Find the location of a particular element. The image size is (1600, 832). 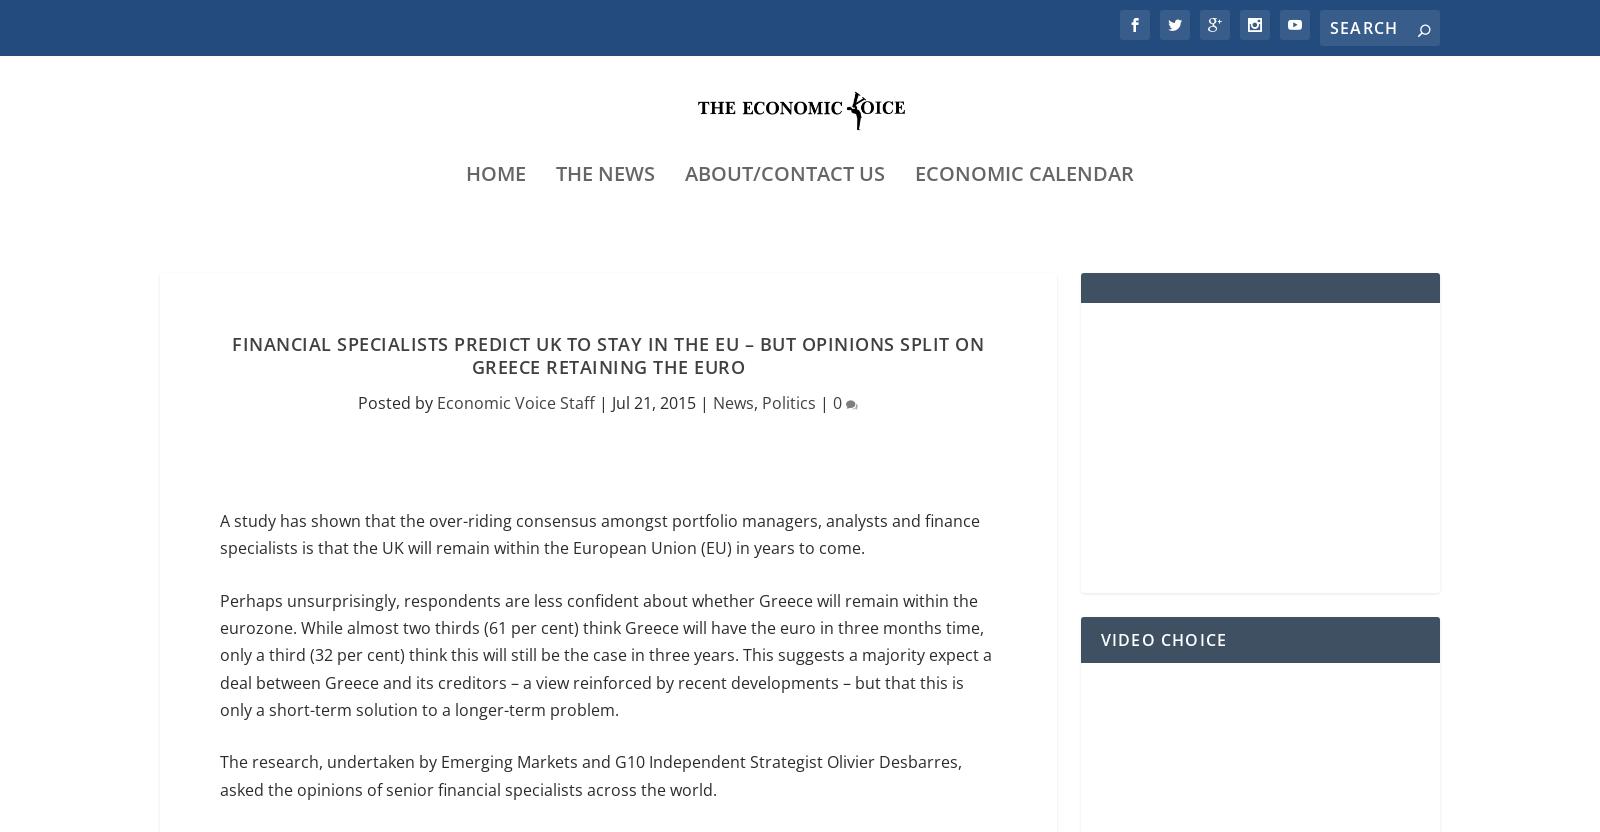

'About/Contact Us' is located at coordinates (784, 169).